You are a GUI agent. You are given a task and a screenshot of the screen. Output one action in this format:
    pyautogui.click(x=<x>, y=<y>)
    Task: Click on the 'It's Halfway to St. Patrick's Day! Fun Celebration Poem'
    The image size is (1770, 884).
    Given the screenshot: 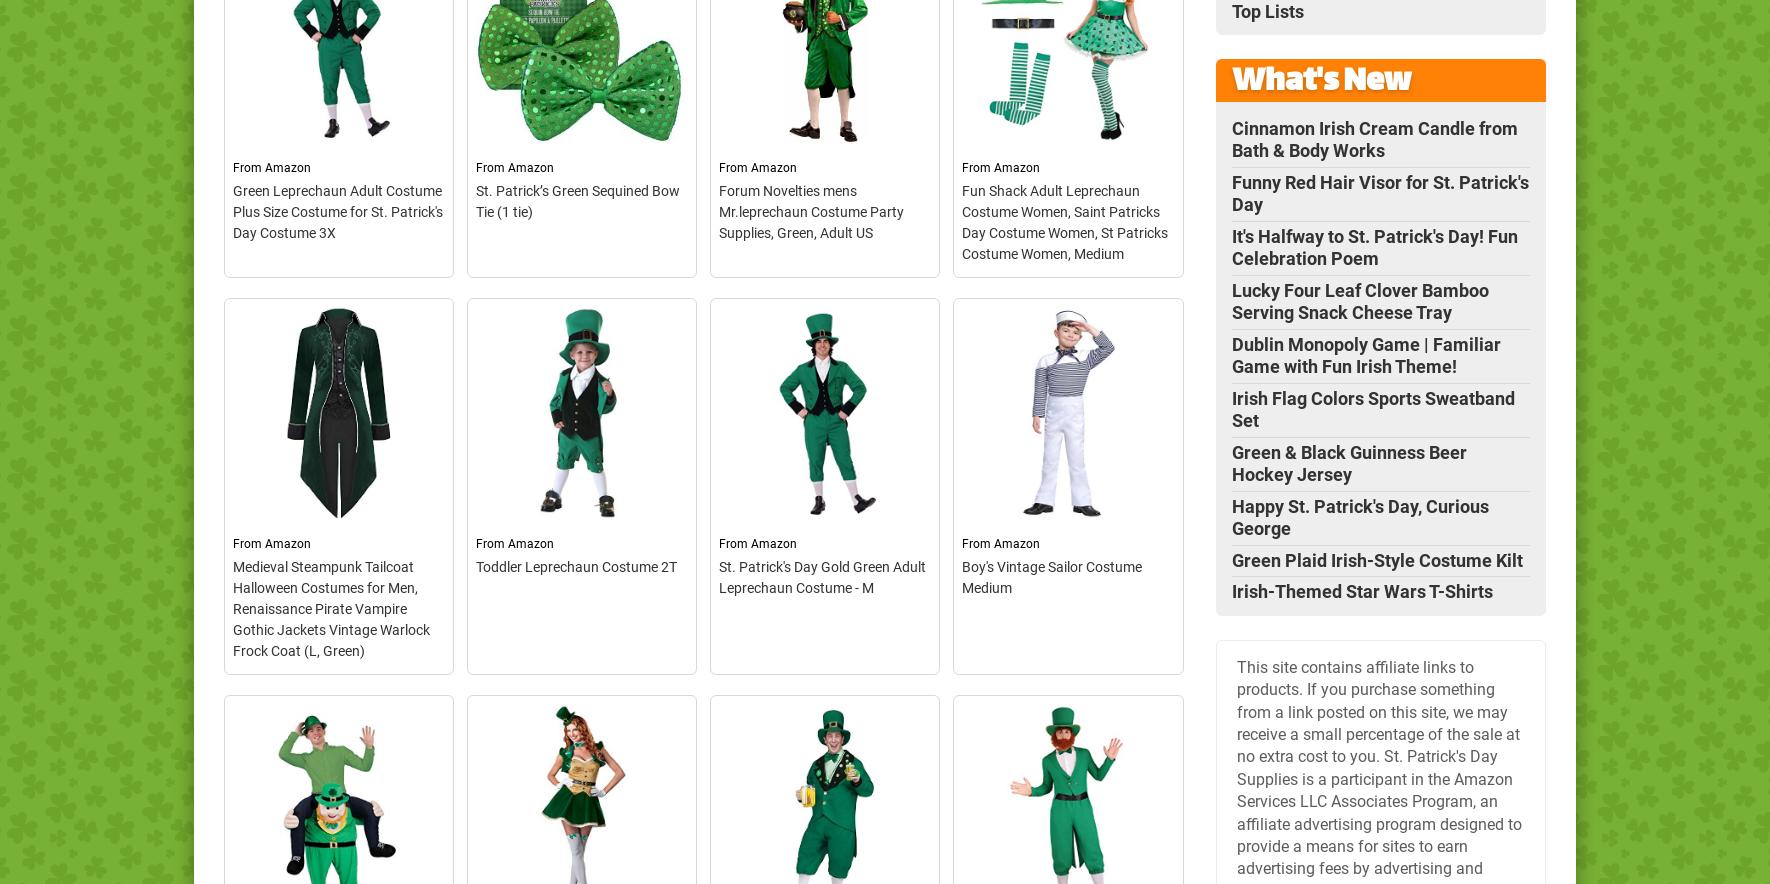 What is the action you would take?
    pyautogui.click(x=1374, y=246)
    